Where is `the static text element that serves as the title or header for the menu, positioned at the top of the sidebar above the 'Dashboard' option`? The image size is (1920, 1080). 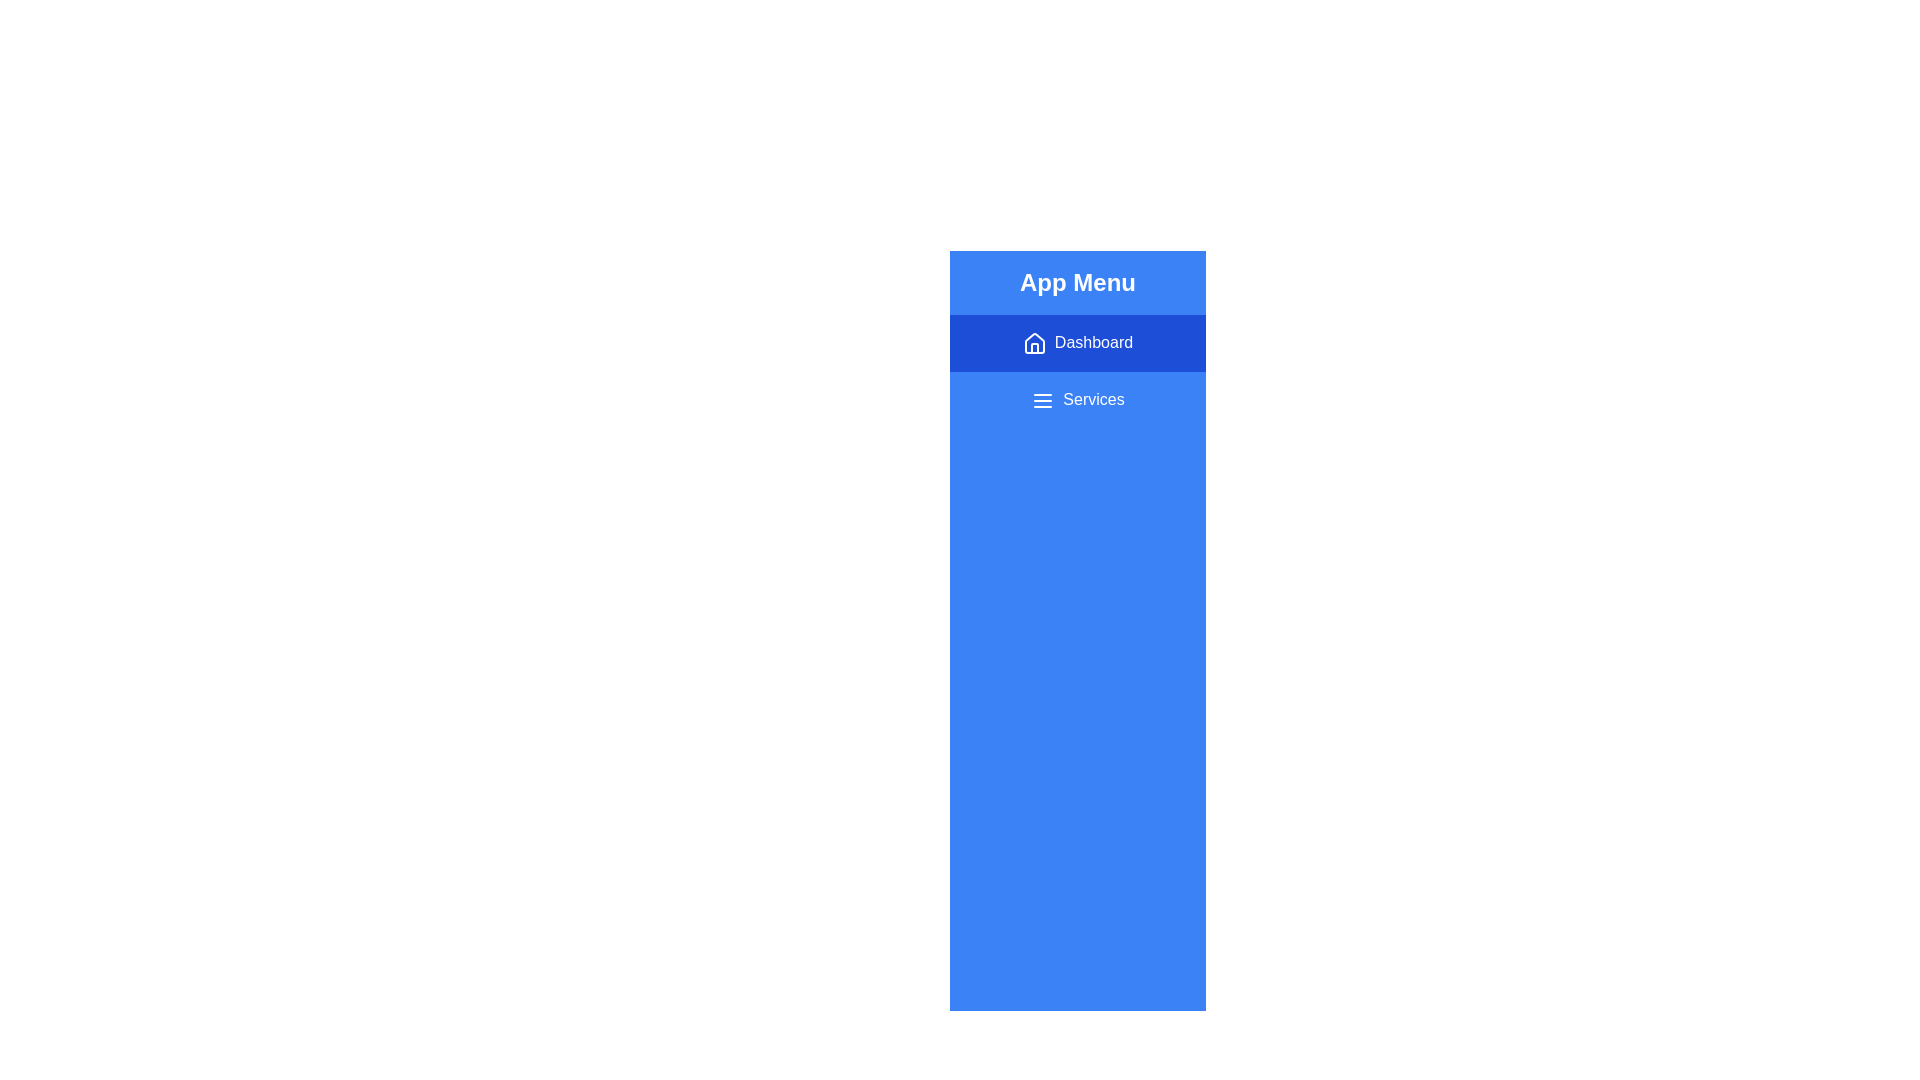 the static text element that serves as the title or header for the menu, positioned at the top of the sidebar above the 'Dashboard' option is located at coordinates (1077, 282).